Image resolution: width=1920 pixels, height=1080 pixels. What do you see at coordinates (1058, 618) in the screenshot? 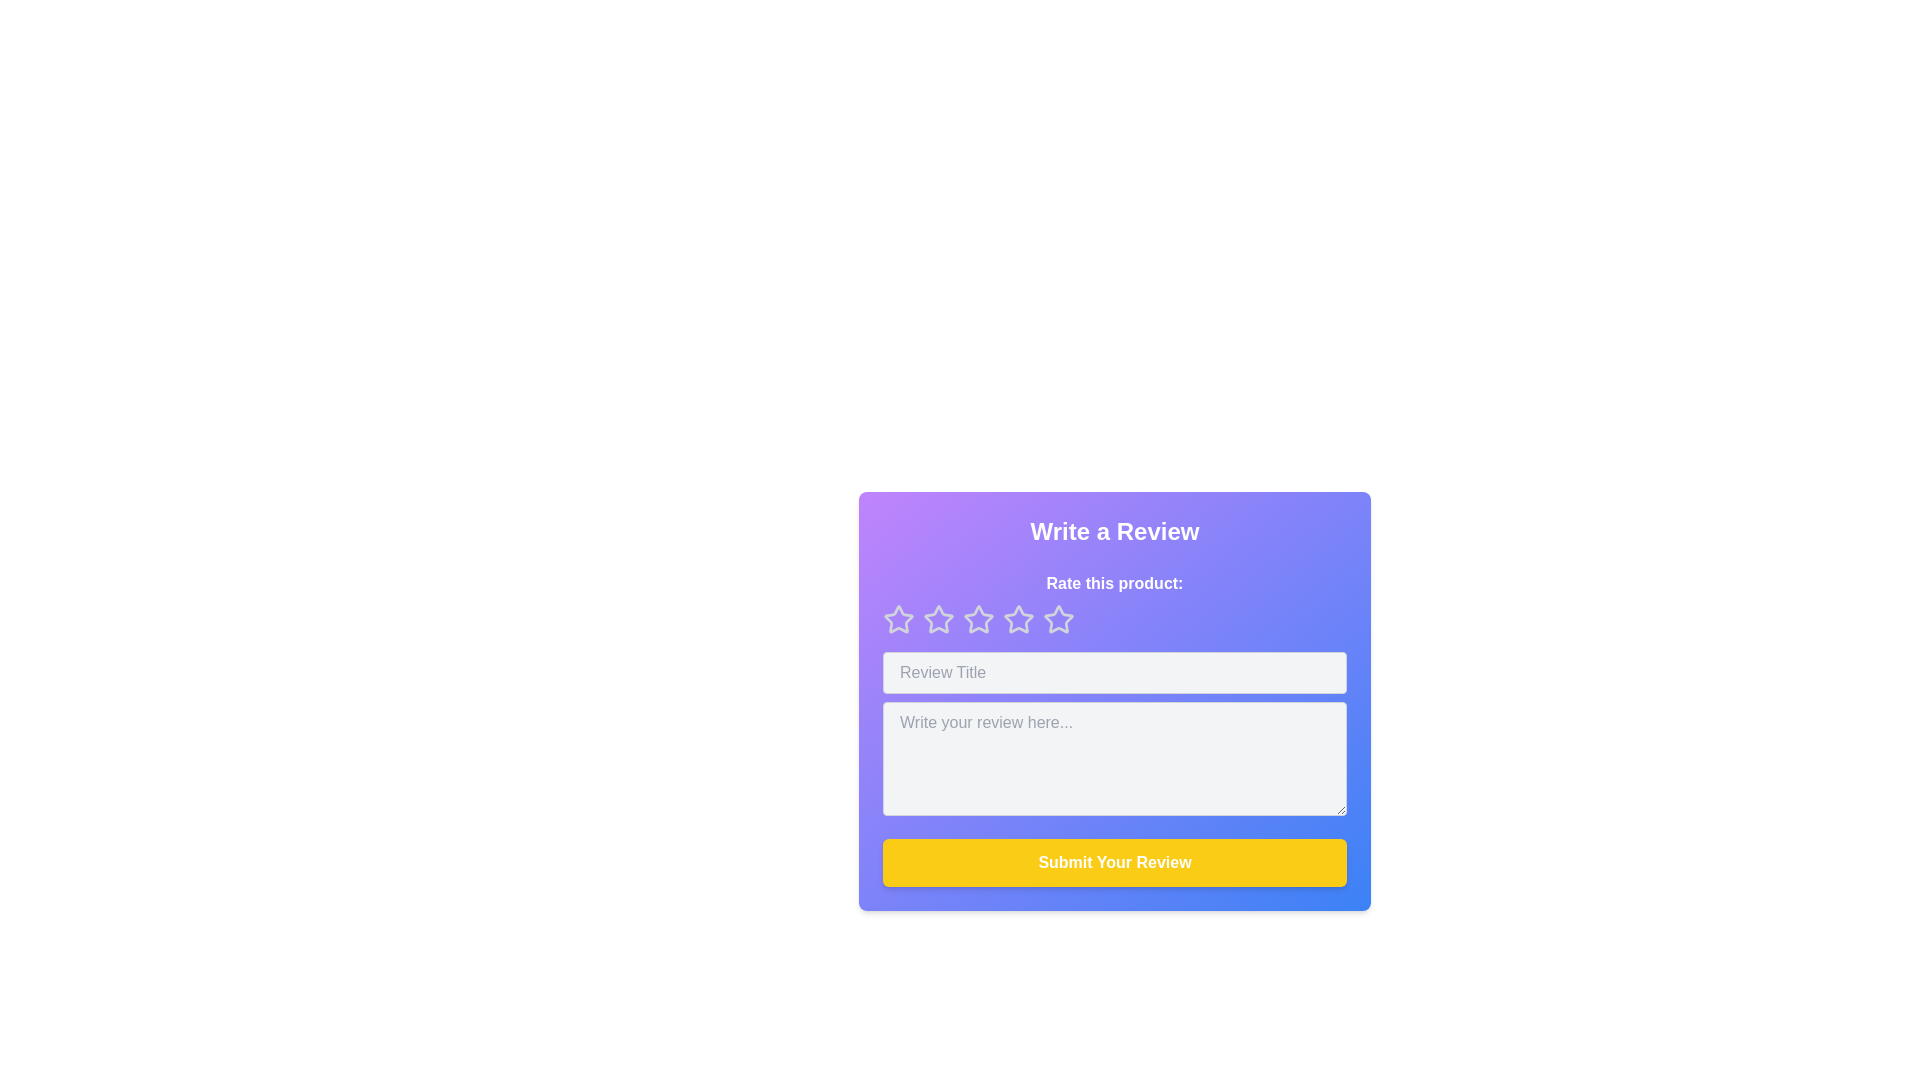
I see `the fourth star icon in the row of rating icons` at bounding box center [1058, 618].